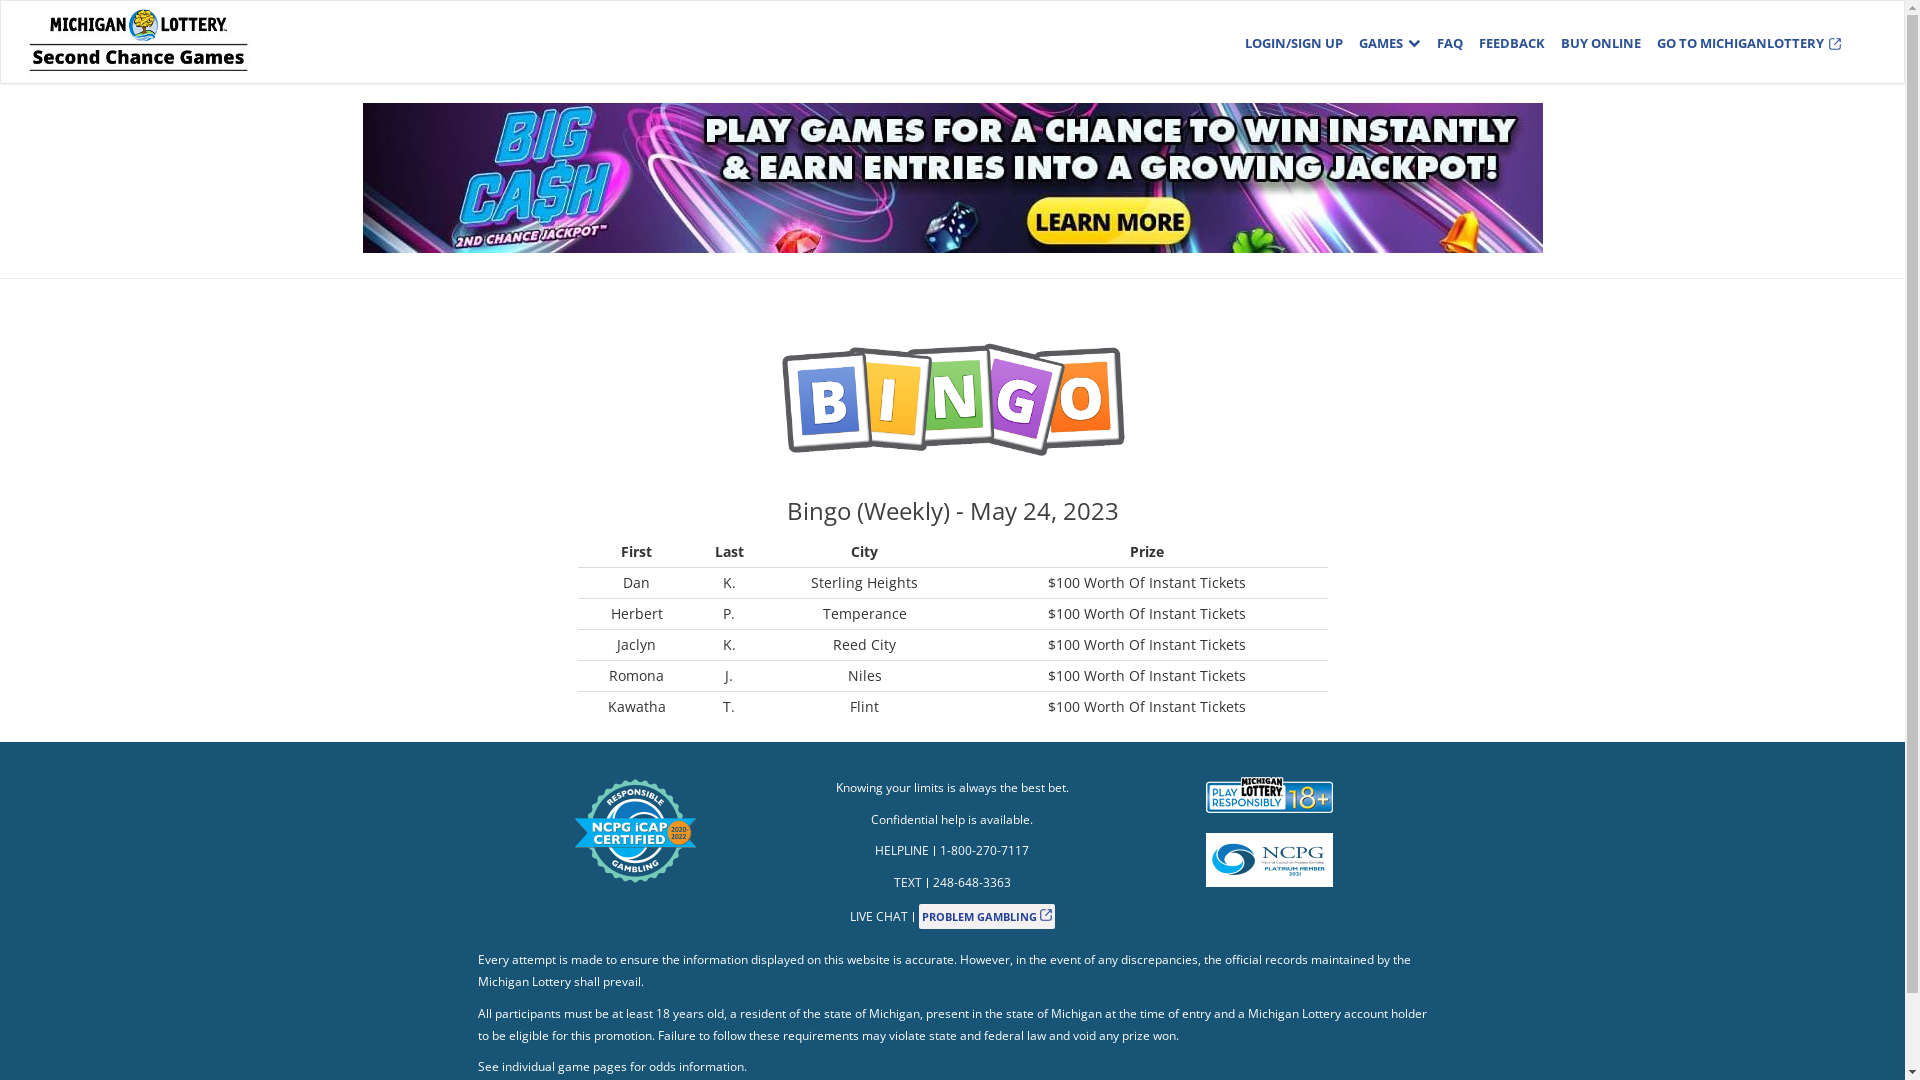 The height and width of the screenshot is (1080, 1920). I want to click on 'GO TO MICHIGANLOTTERY', so click(1747, 43).